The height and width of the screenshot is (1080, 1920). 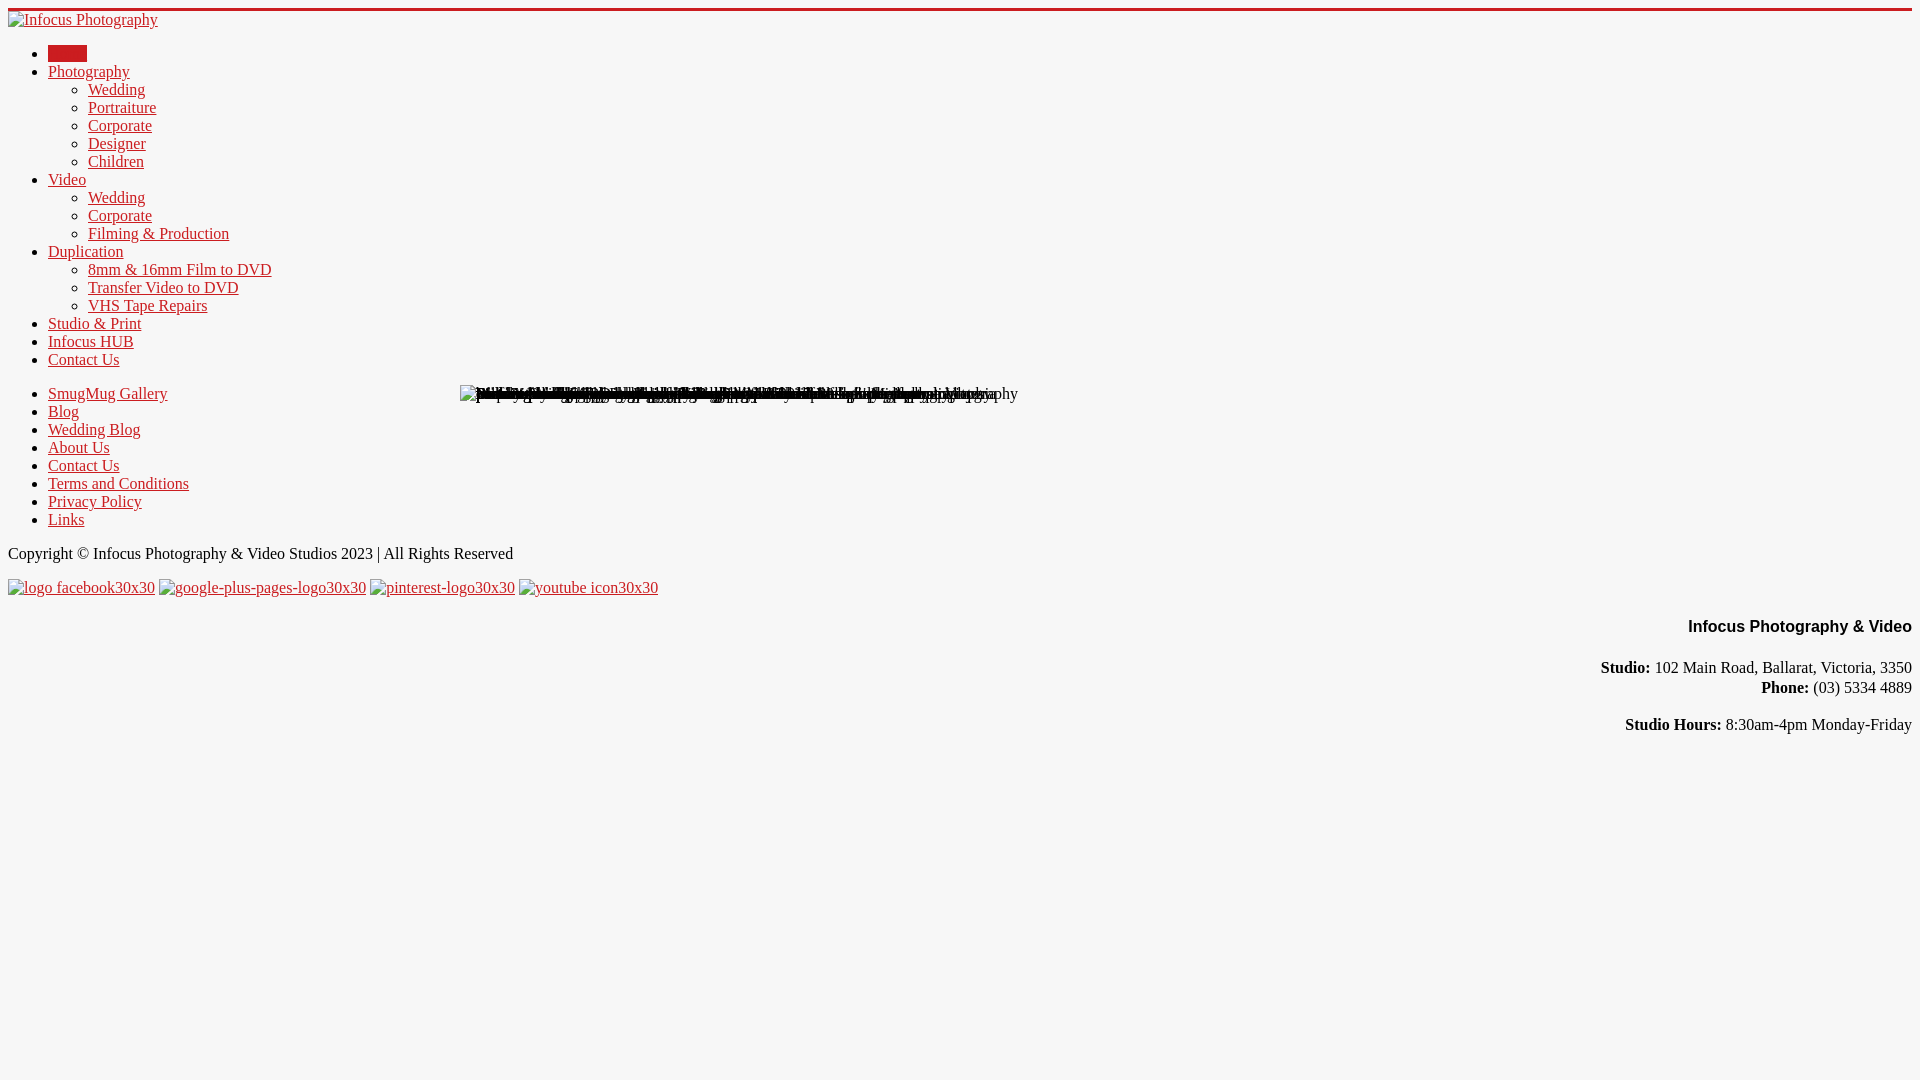 What do you see at coordinates (85, 250) in the screenshot?
I see `'Duplication'` at bounding box center [85, 250].